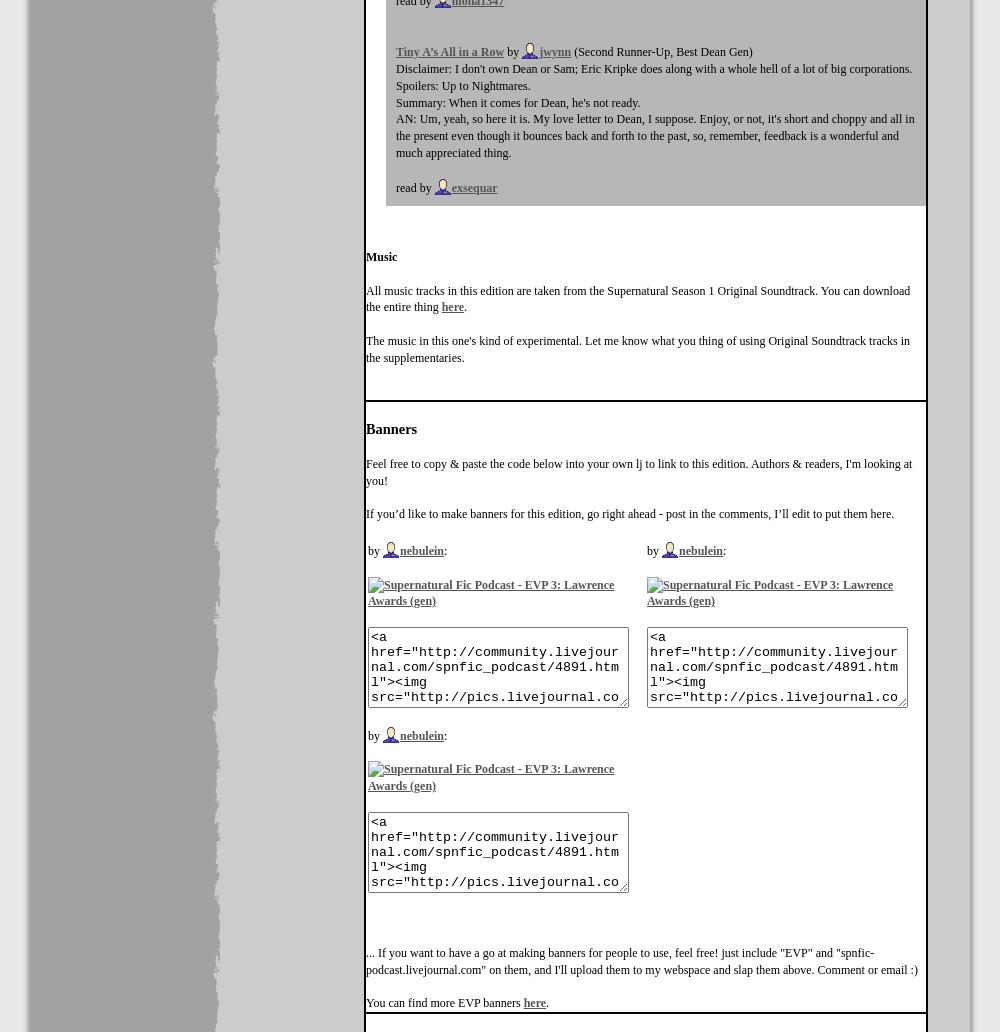  Describe the element at coordinates (654, 69) in the screenshot. I see `'Disclaimer: I don't own Dean or Sam; Eric Kripke does along with a whole hell of a lot of big corporations.'` at that location.